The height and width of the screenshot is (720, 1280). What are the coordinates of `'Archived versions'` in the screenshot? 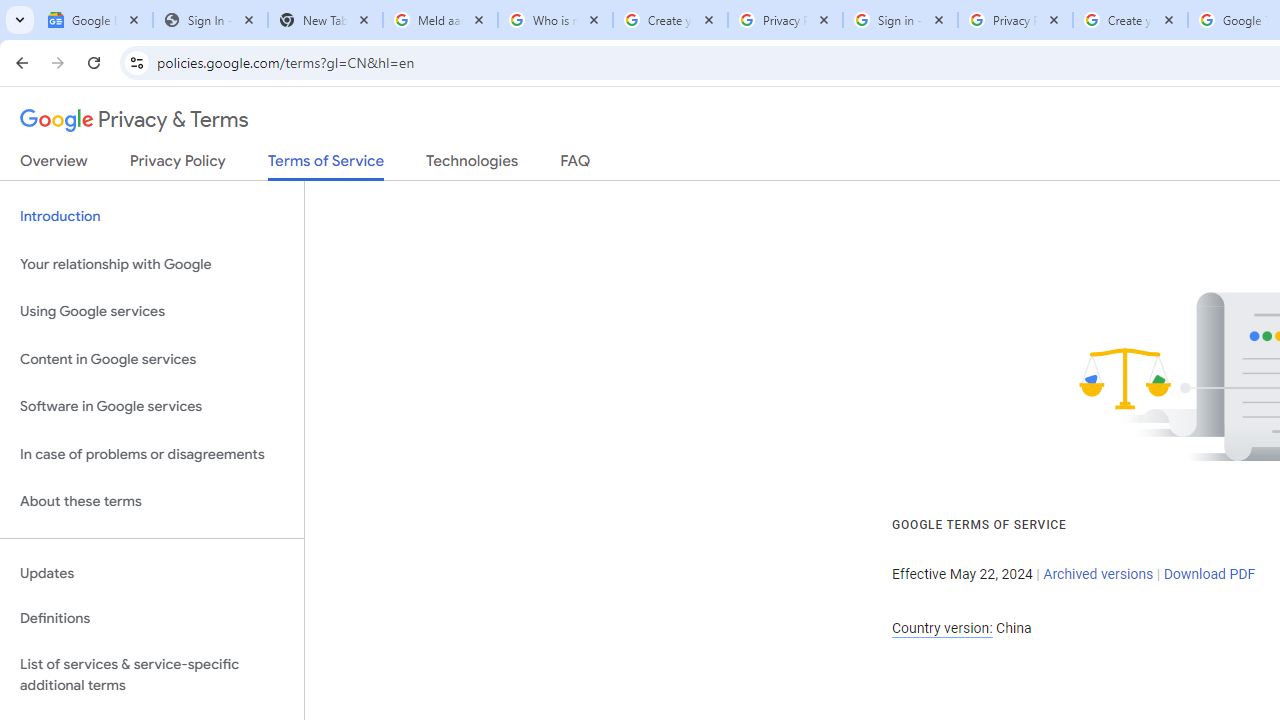 It's located at (1097, 574).